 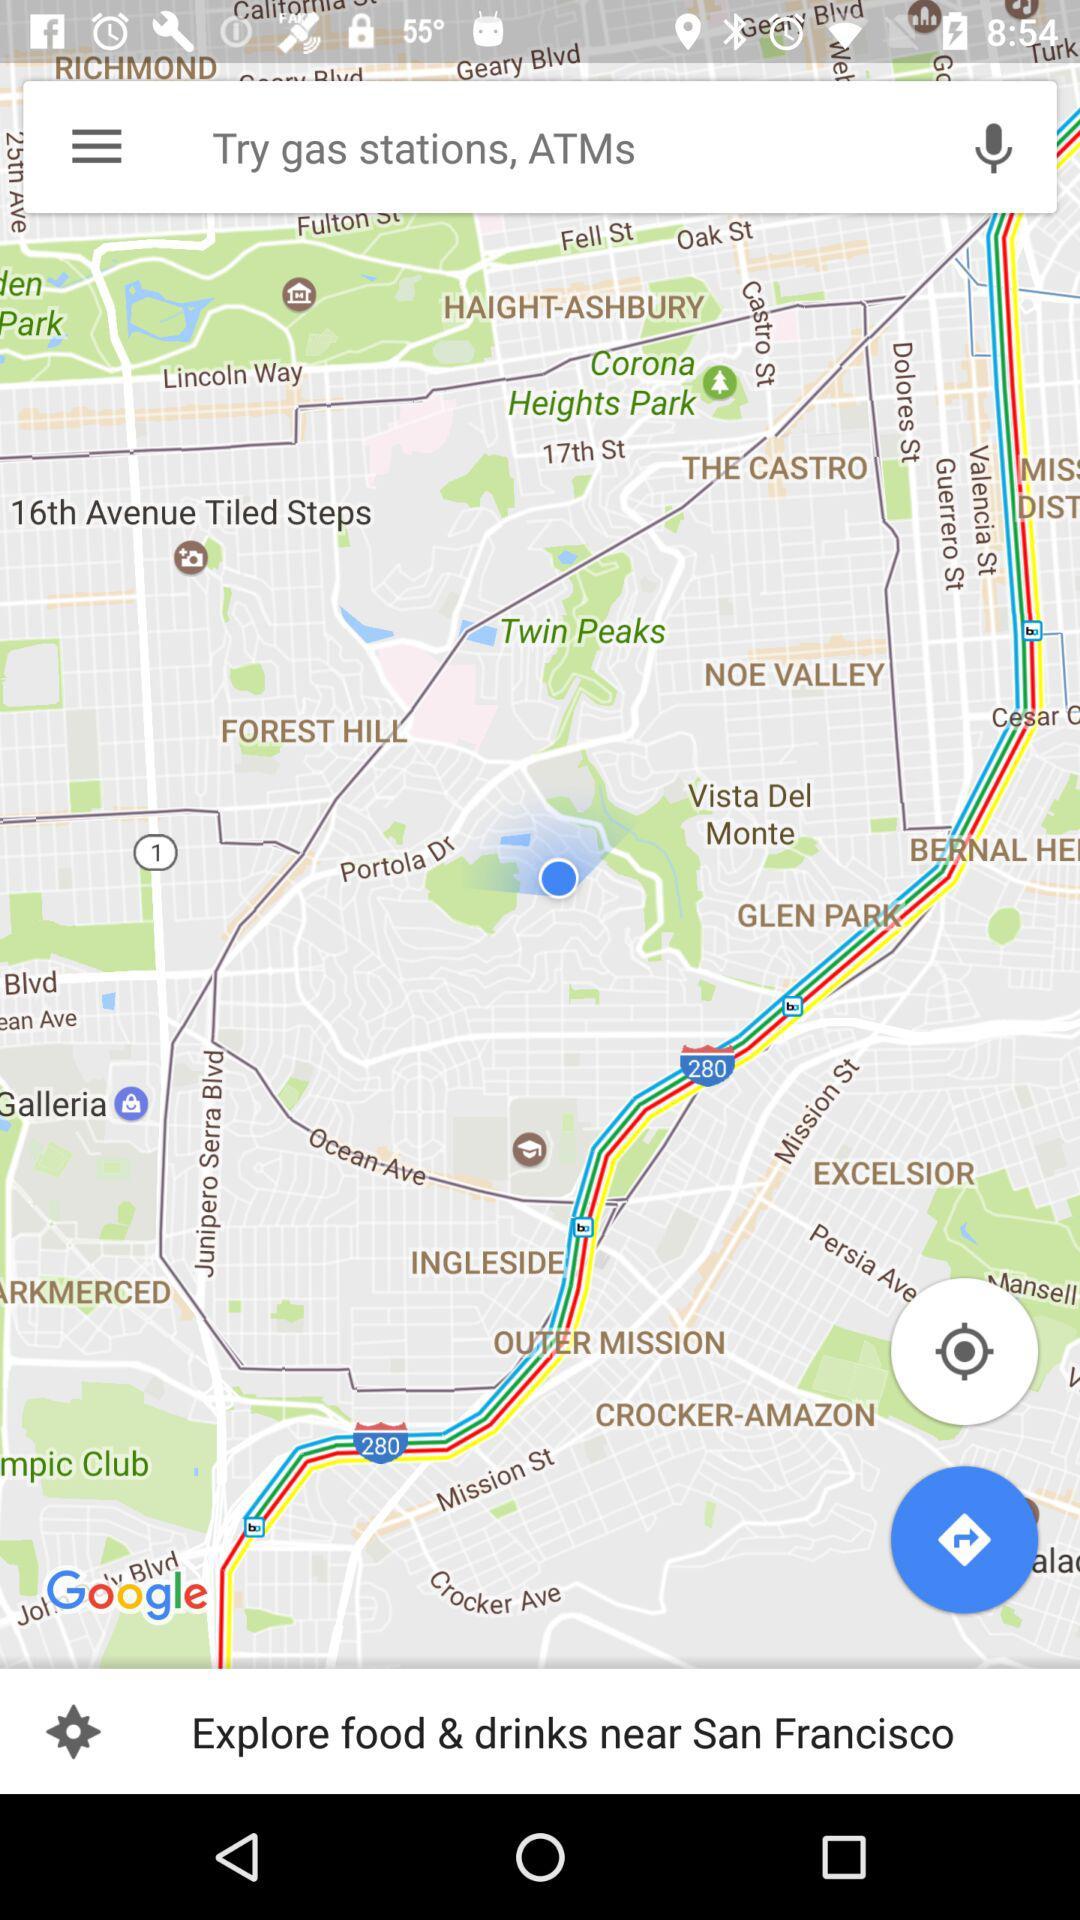 What do you see at coordinates (994, 146) in the screenshot?
I see `voice recorder` at bounding box center [994, 146].